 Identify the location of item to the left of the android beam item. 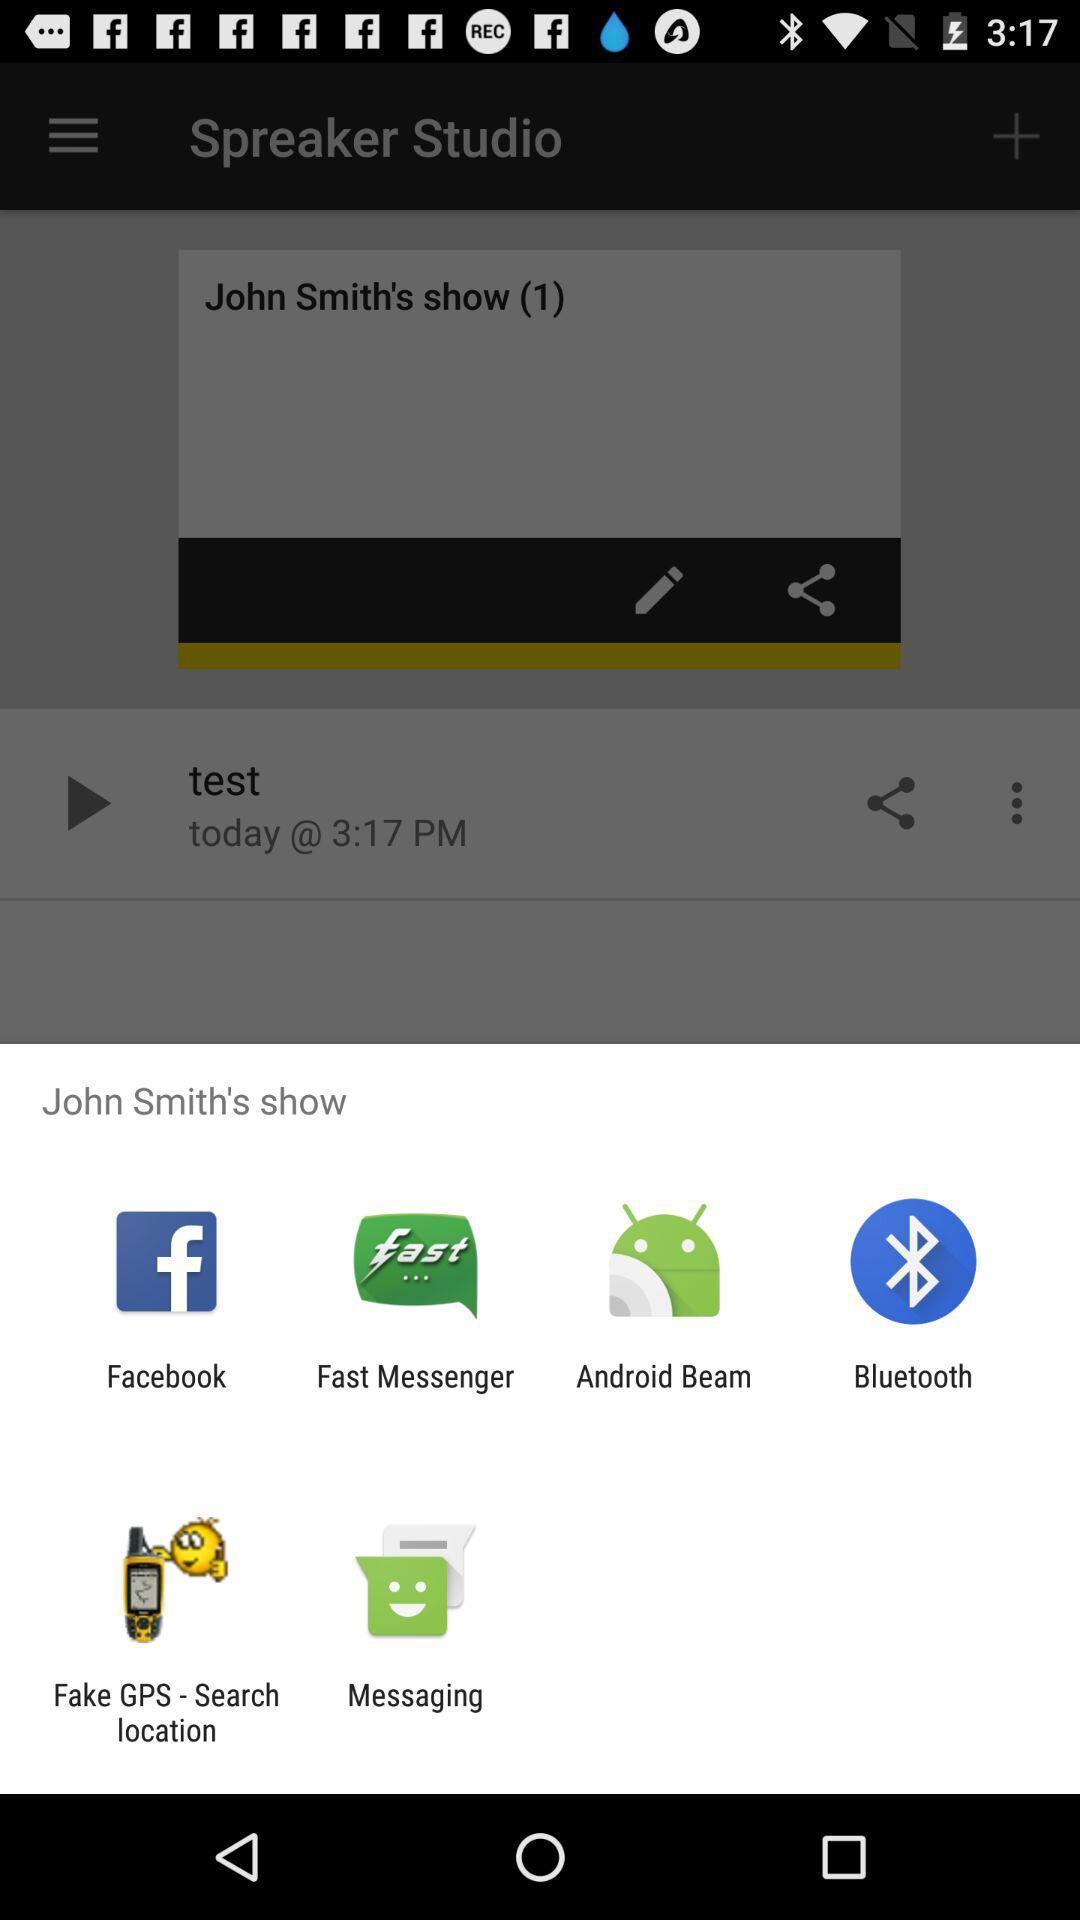
(414, 1392).